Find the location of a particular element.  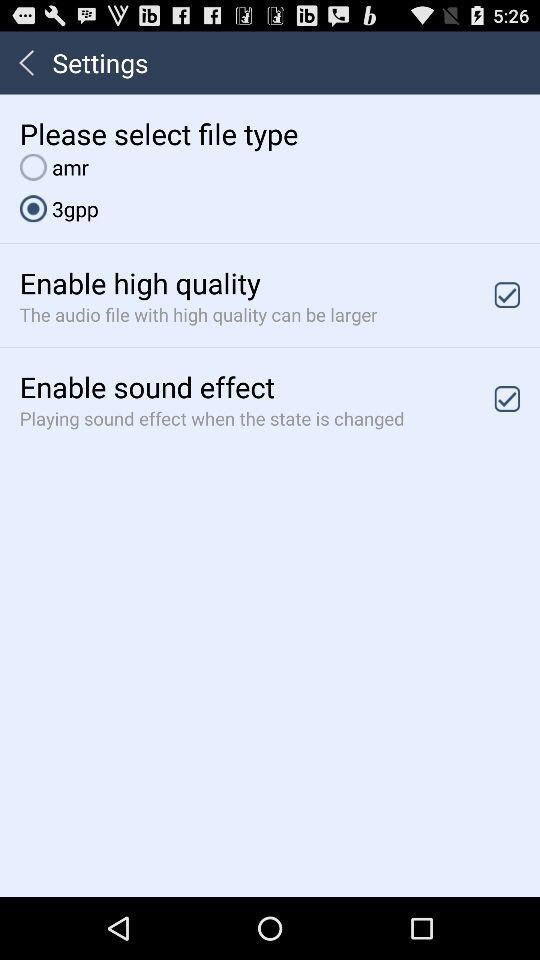

go back is located at coordinates (25, 62).